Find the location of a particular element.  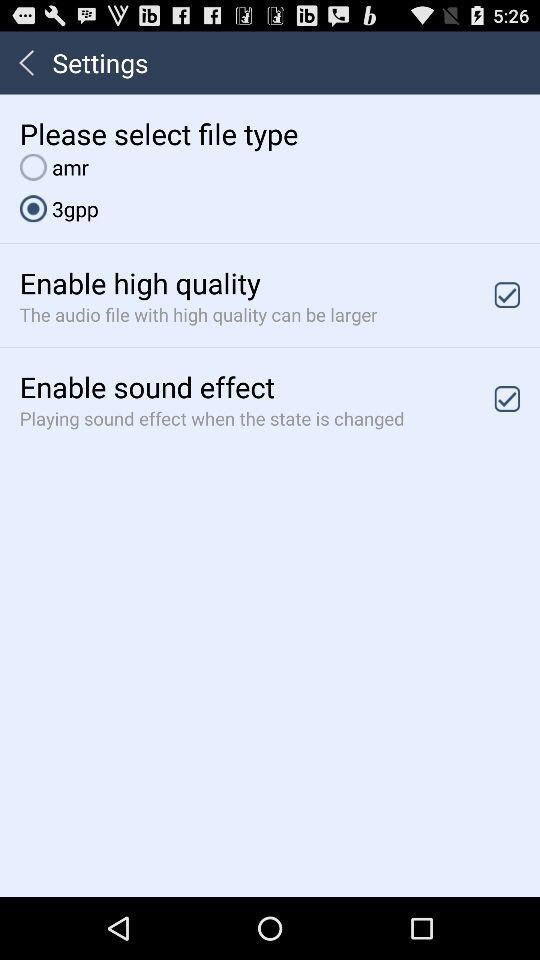

go back is located at coordinates (25, 62).